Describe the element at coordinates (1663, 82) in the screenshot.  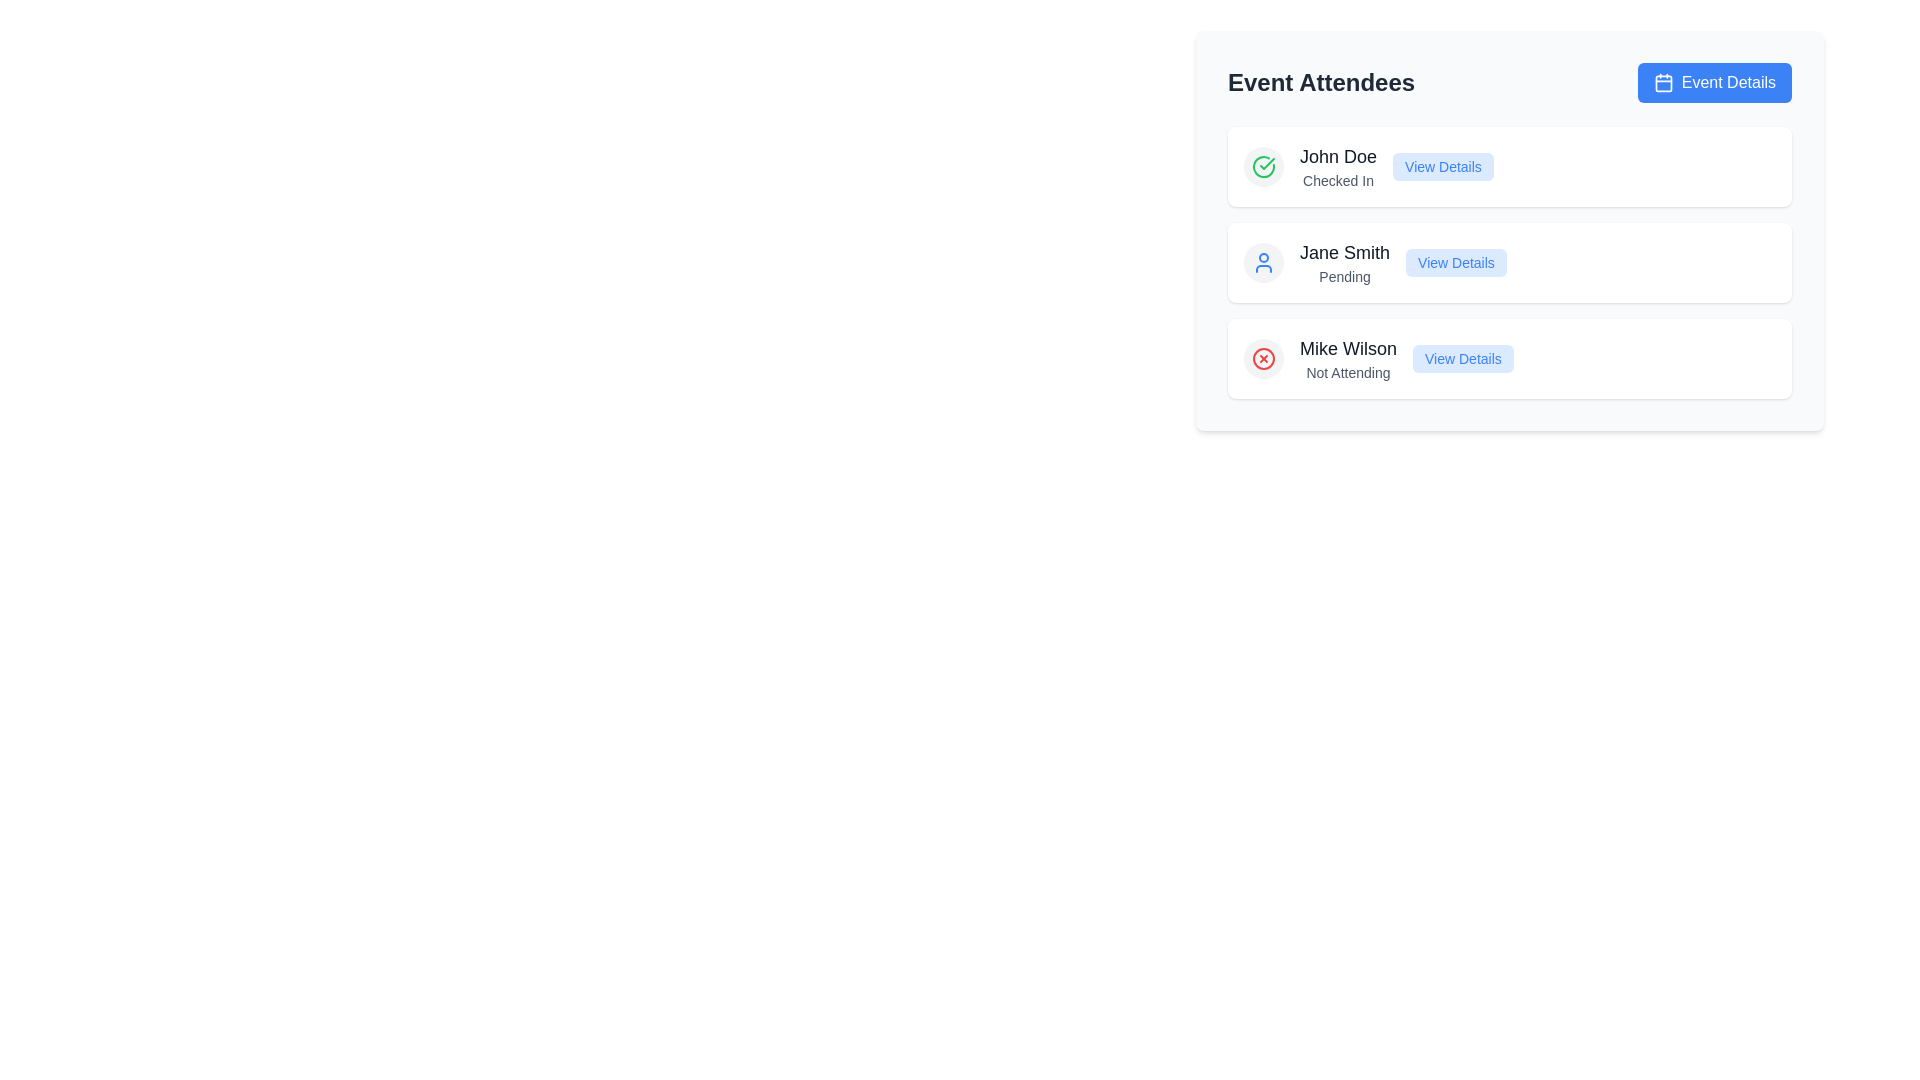
I see `the small rectangular shape with rounded corners within the blue button labeled 'Event Details' in the calendar SVG icon` at that location.